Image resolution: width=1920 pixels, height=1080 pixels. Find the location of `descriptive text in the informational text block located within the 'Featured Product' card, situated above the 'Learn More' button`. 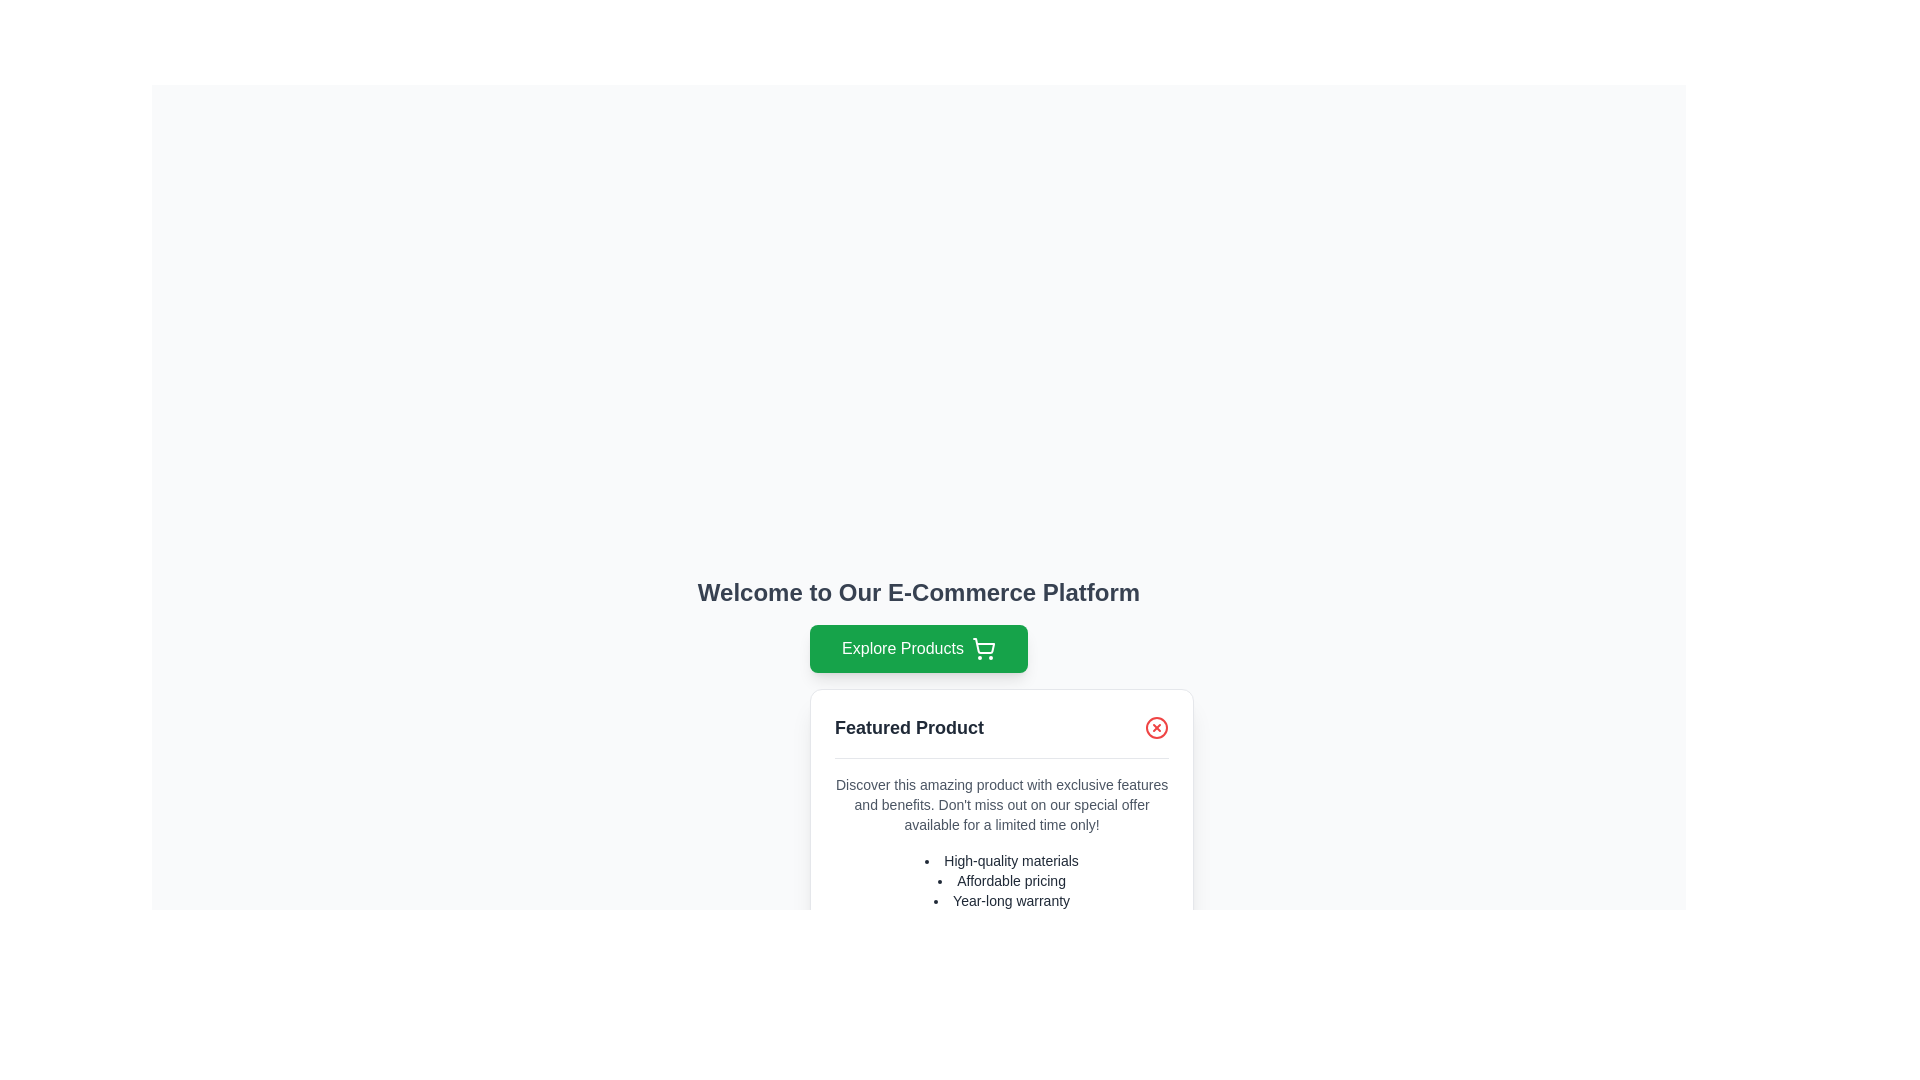

descriptive text in the informational text block located within the 'Featured Product' card, situated above the 'Learn More' button is located at coordinates (1002, 874).